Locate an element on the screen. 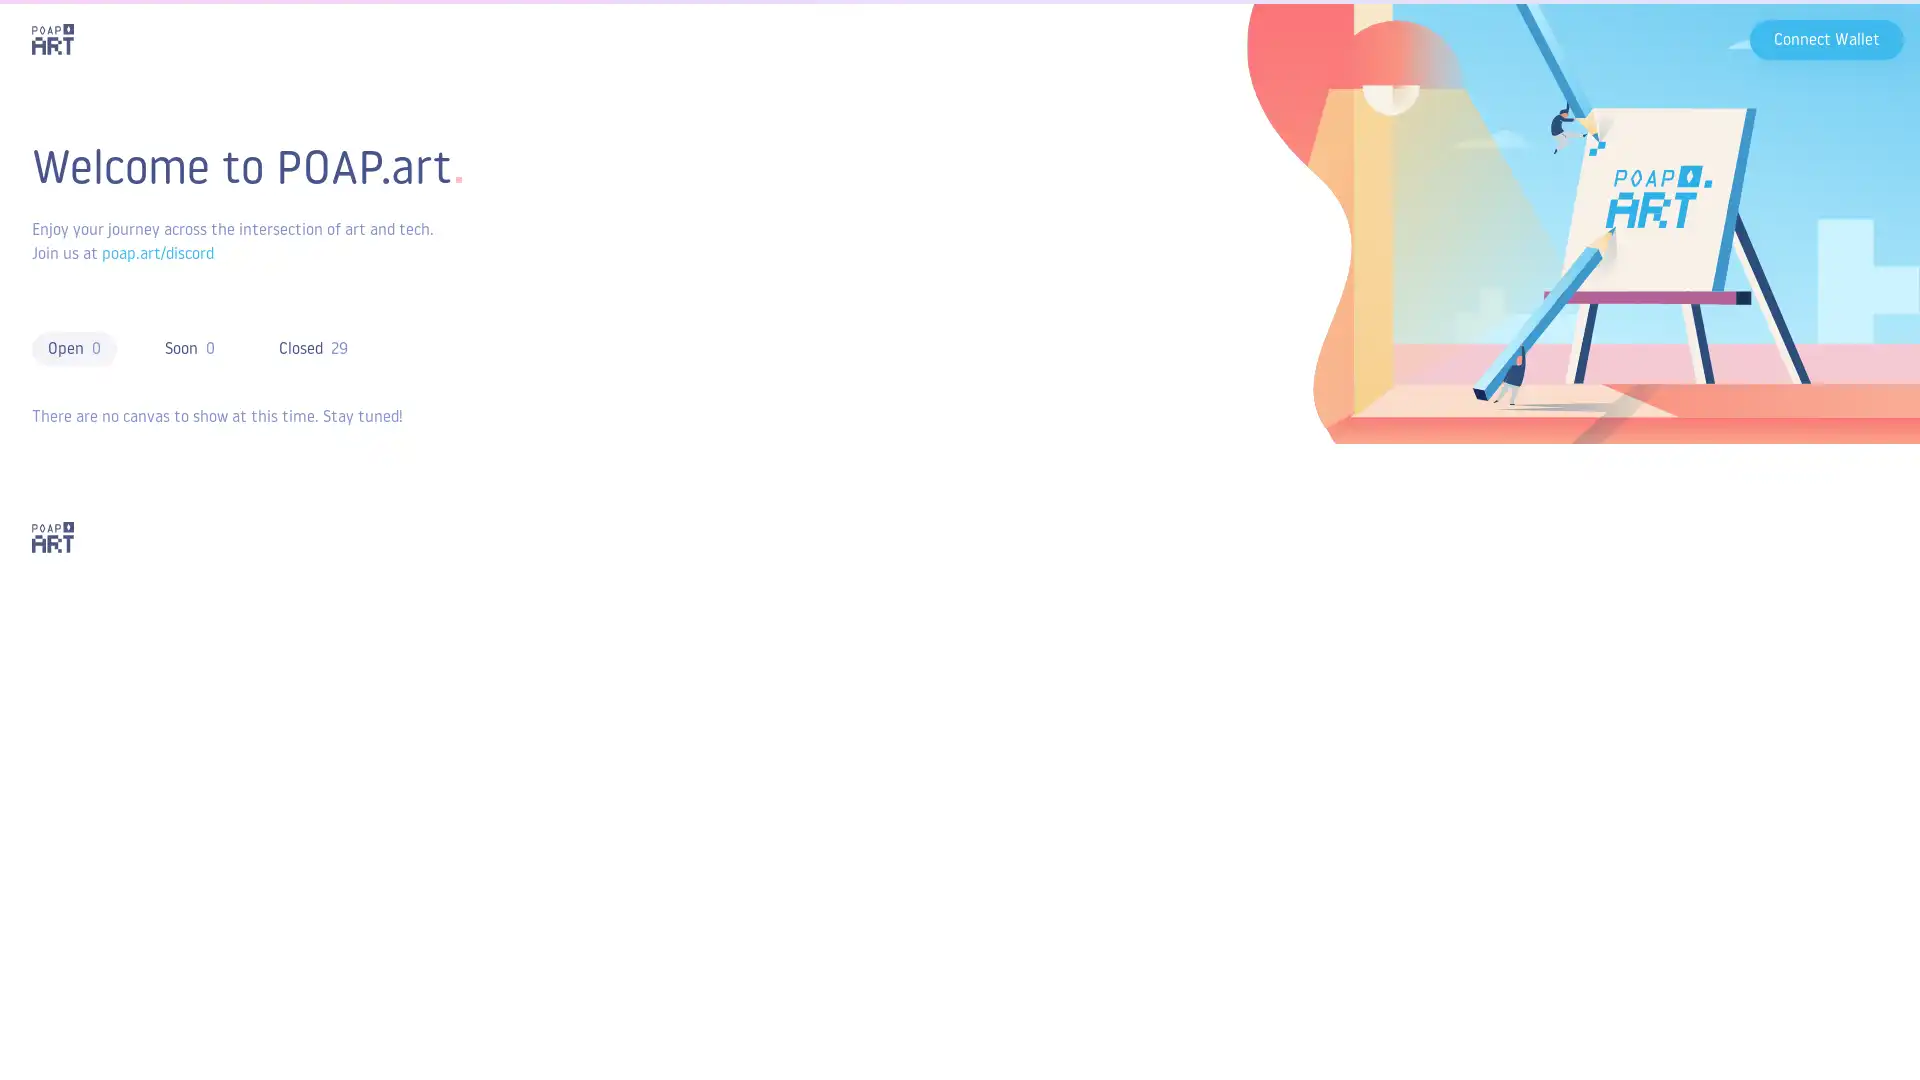  Connect Wallet Connect Wallet is located at coordinates (1827, 38).